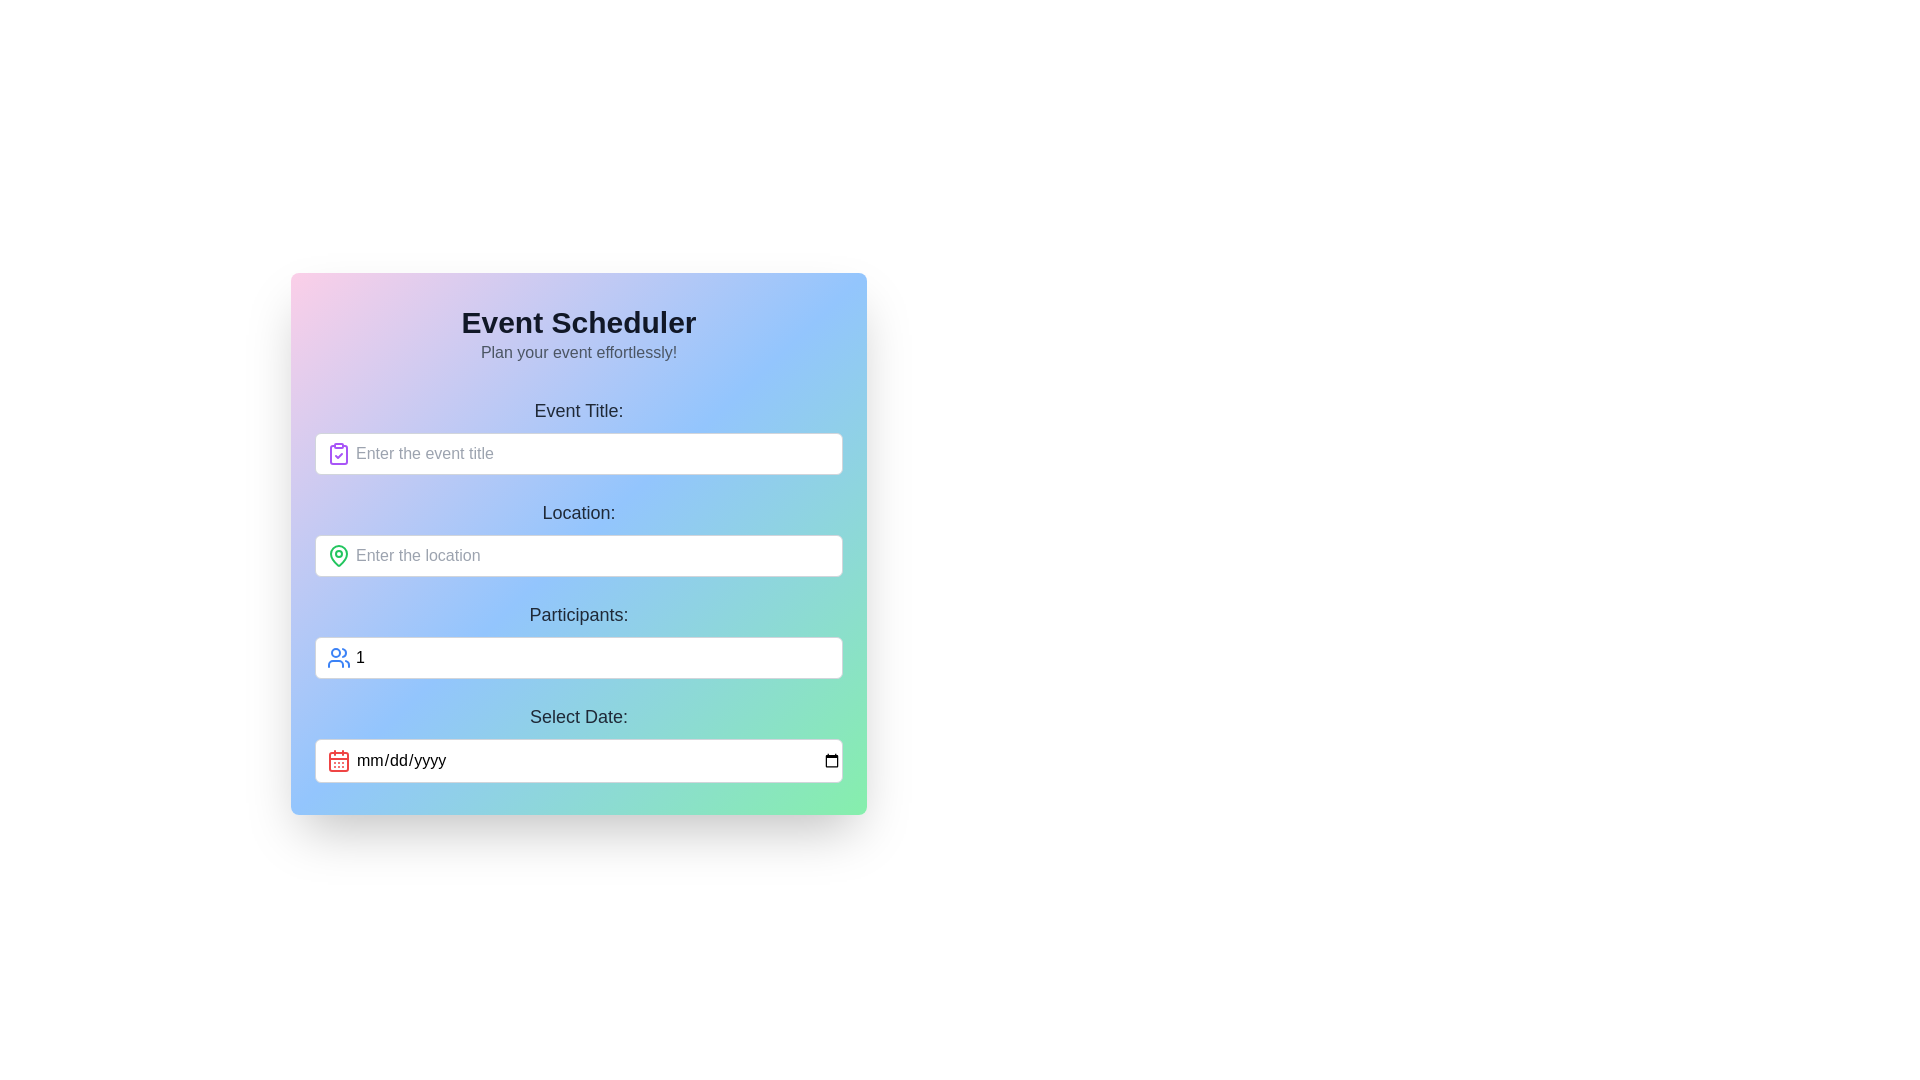  I want to click on the Text Label that indicates the purpose of the input field for selecting a date, located in the bottom section of the form interface, aligned to the left margin and directly above the date input field, so click(578, 716).